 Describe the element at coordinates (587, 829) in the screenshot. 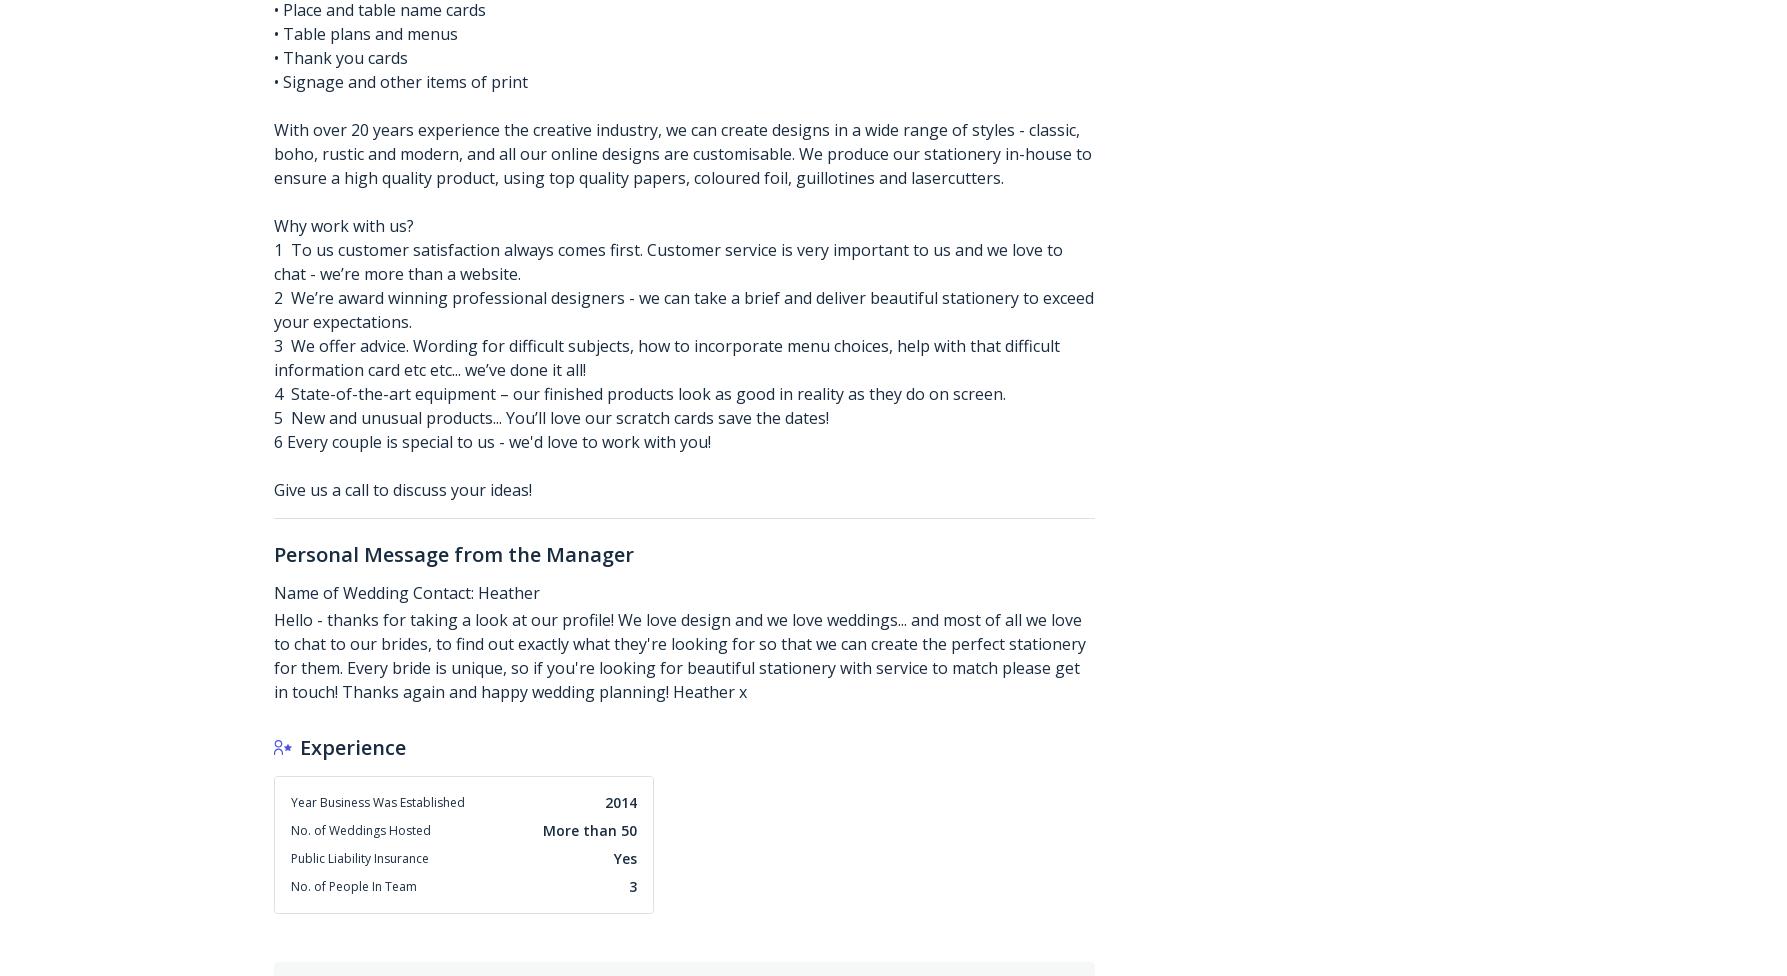

I see `'More than 50'` at that location.